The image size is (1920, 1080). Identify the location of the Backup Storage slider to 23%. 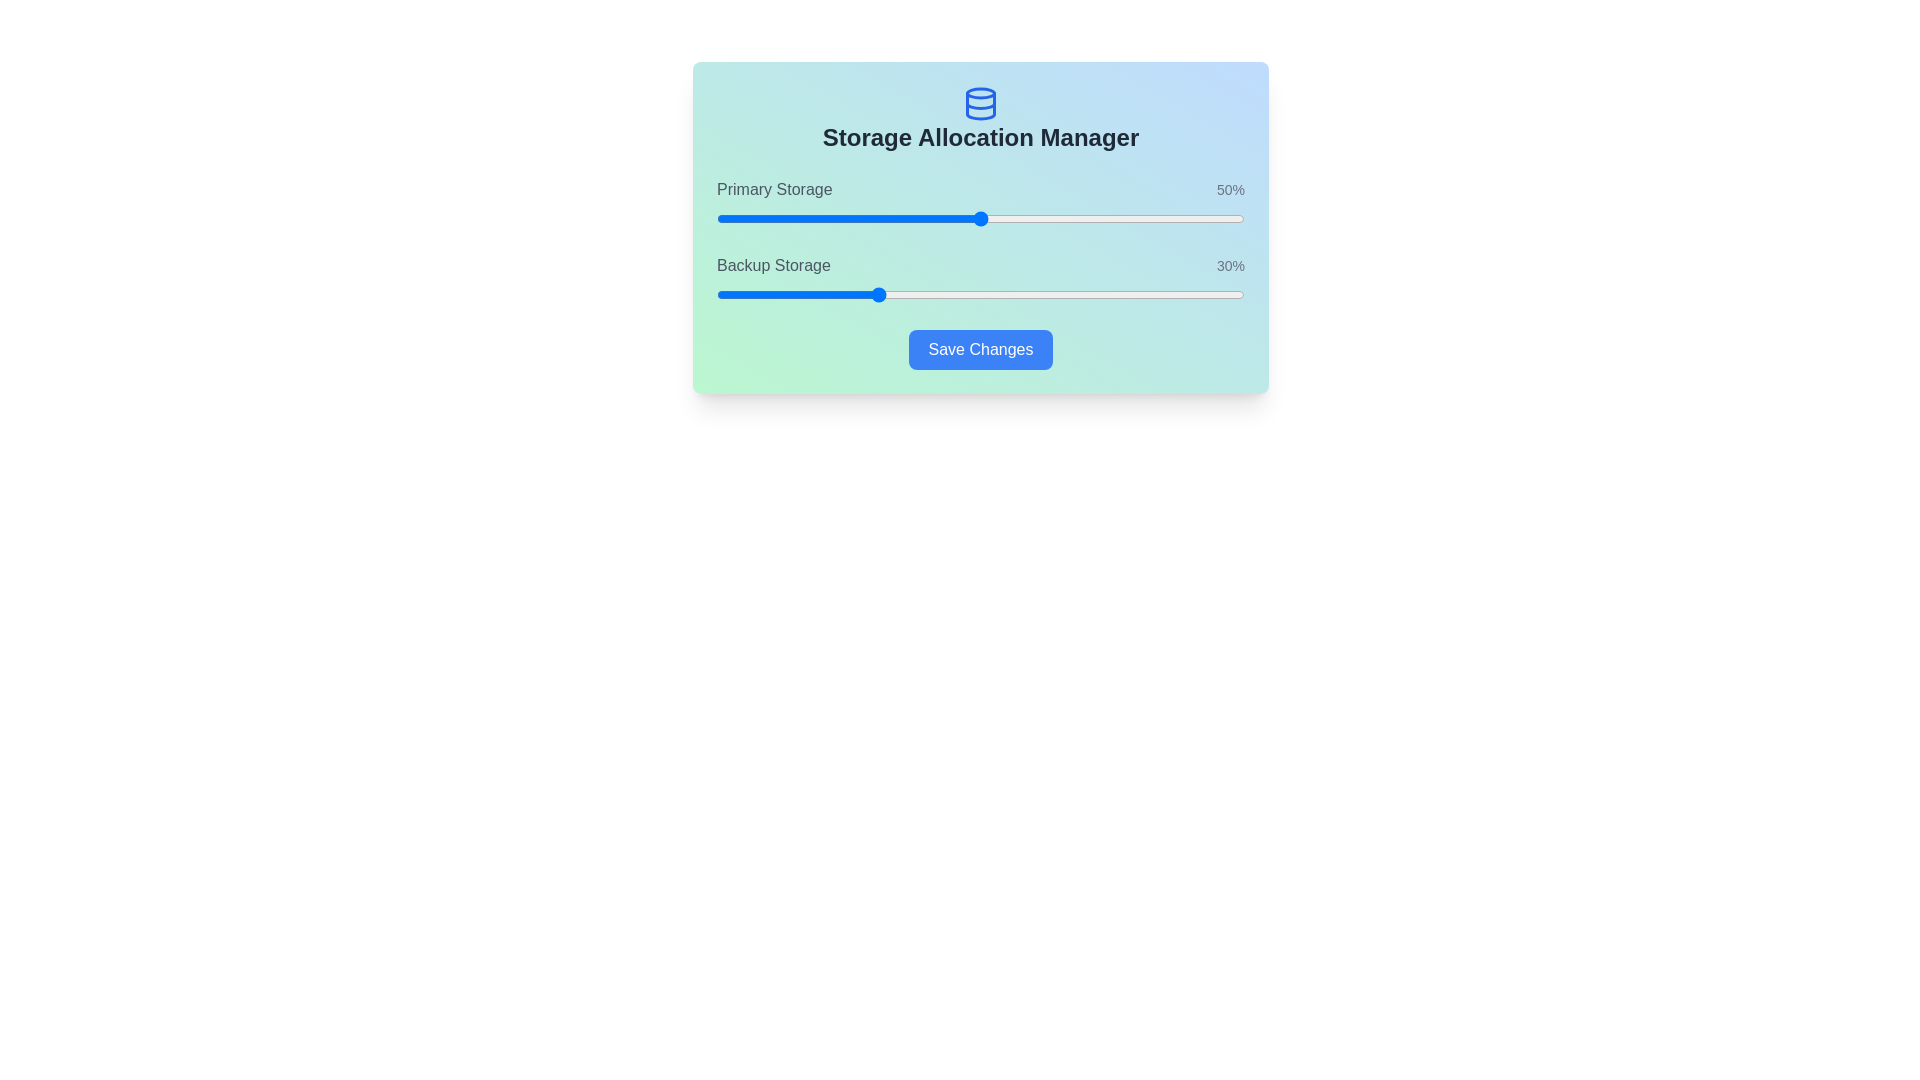
(838, 294).